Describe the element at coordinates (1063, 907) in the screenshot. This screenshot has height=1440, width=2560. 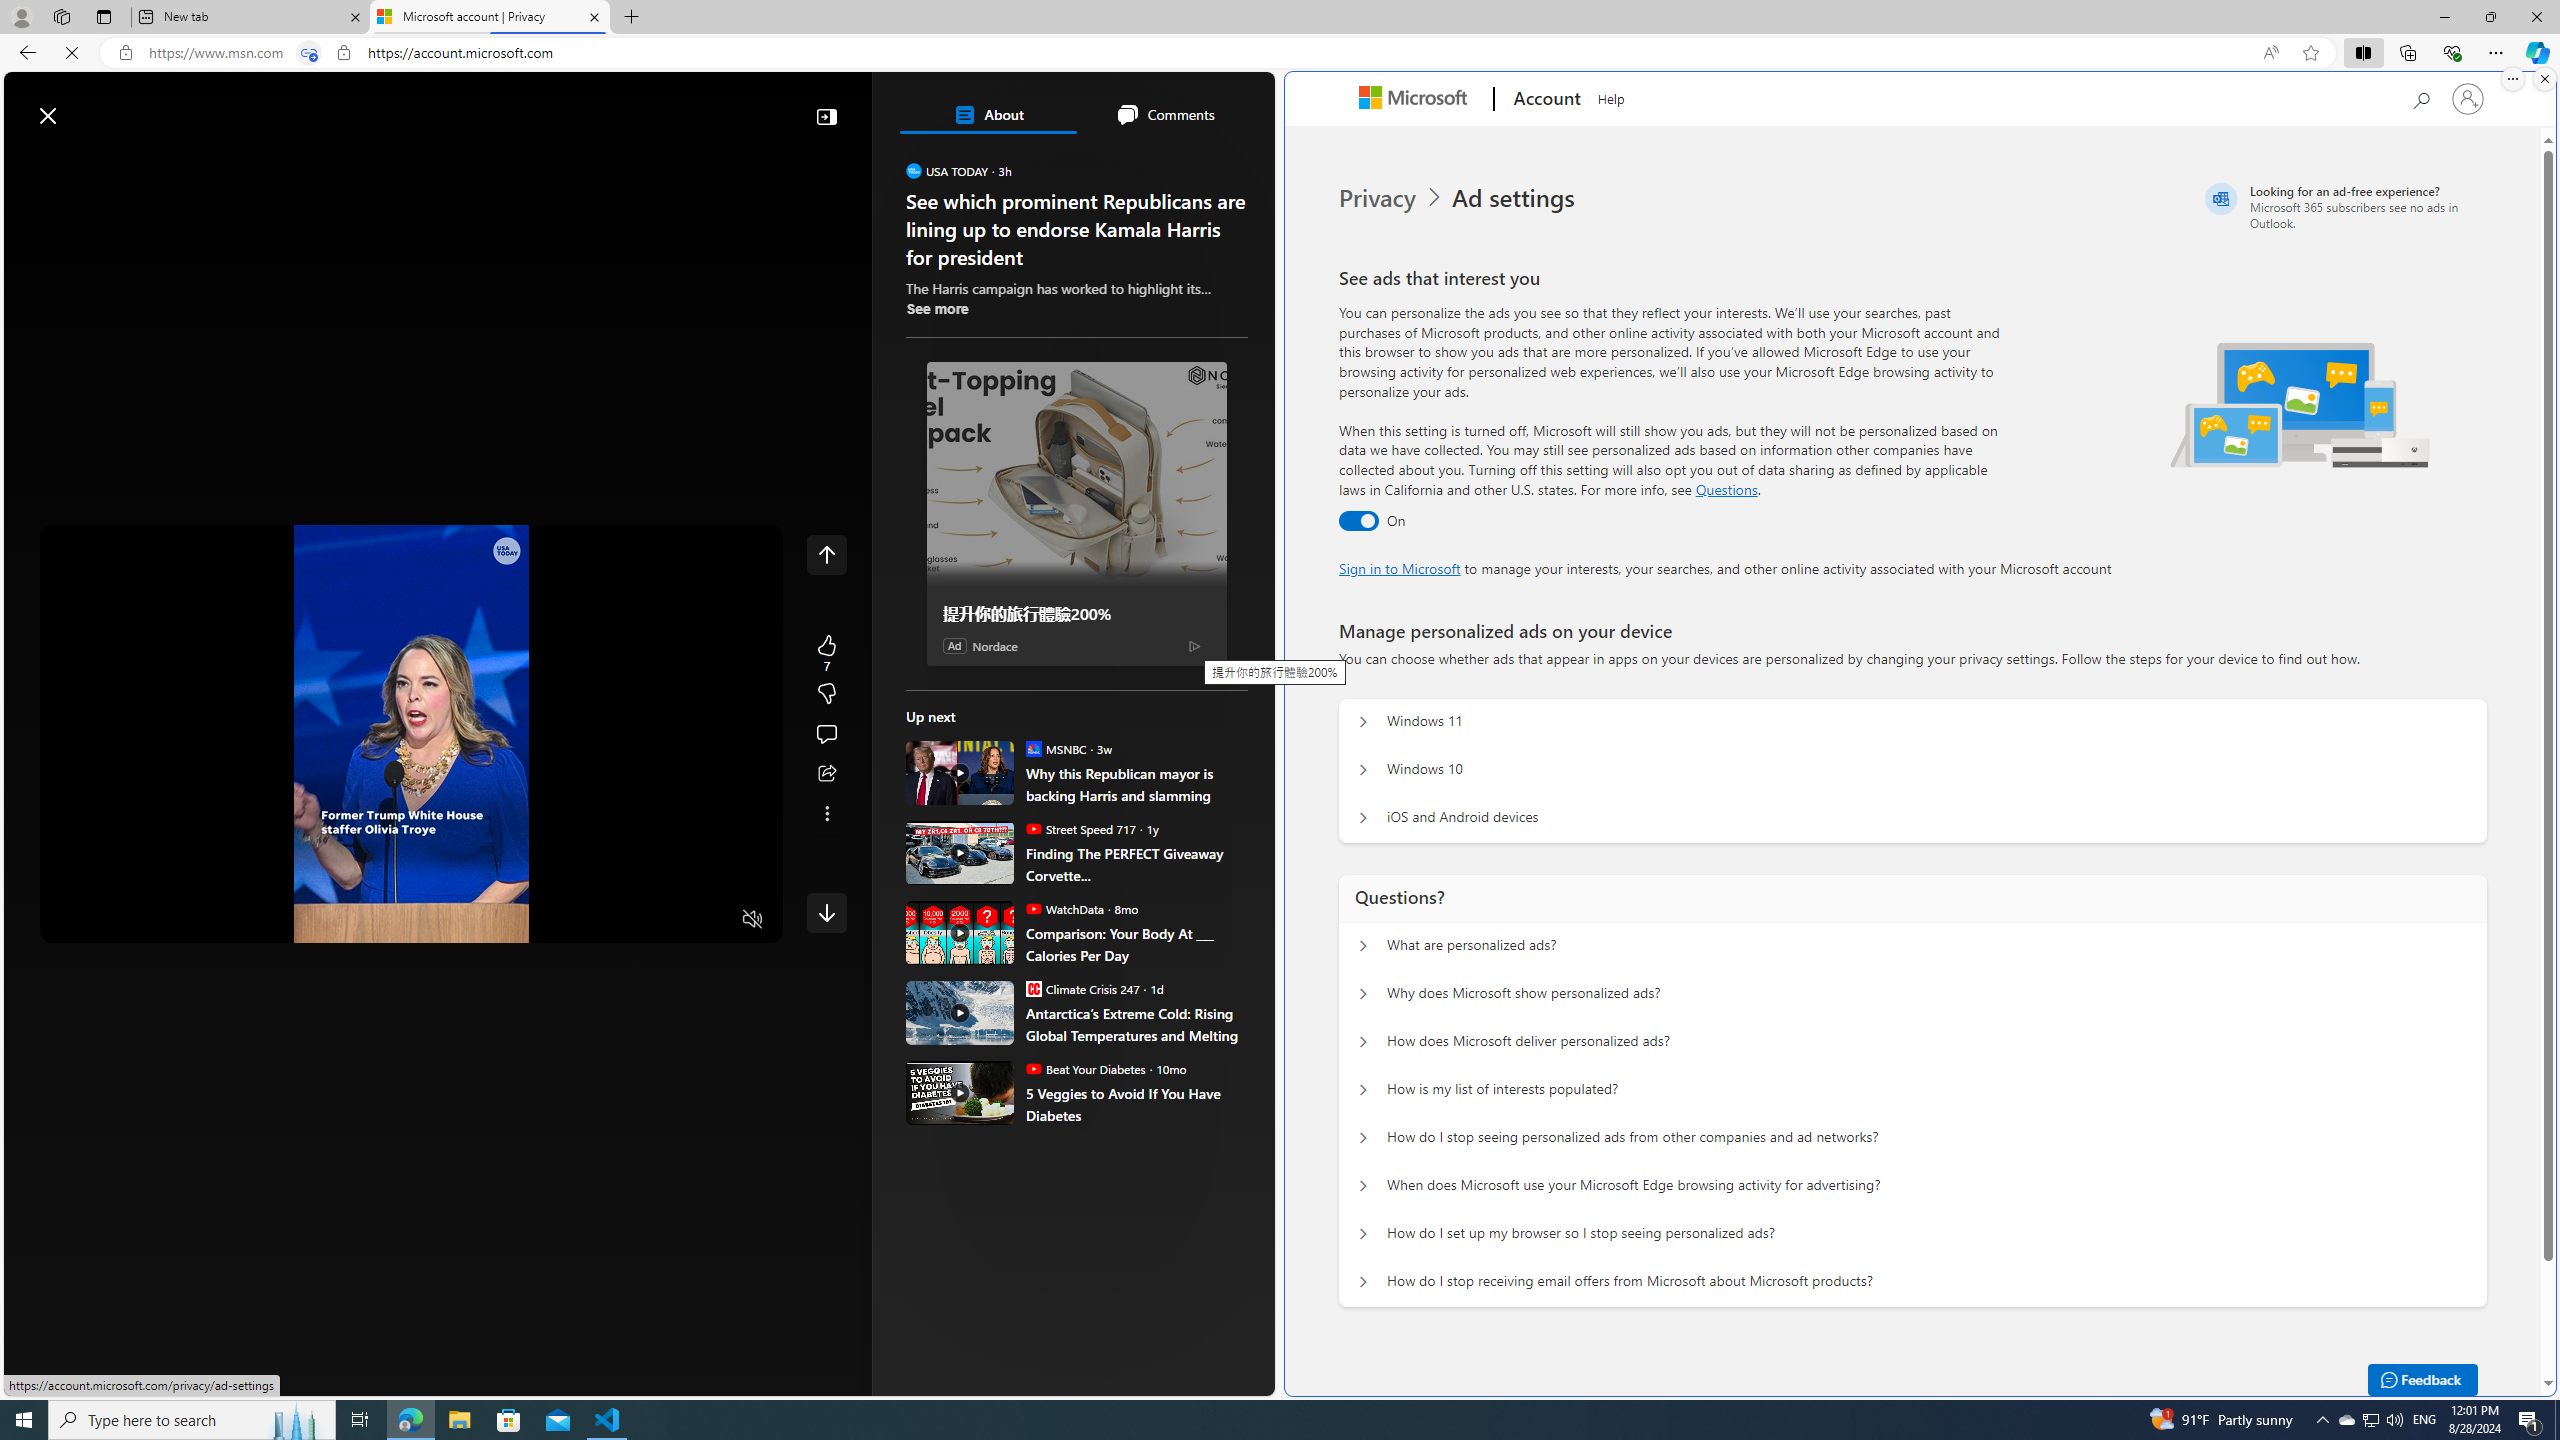
I see `'WatchData WatchData'` at that location.